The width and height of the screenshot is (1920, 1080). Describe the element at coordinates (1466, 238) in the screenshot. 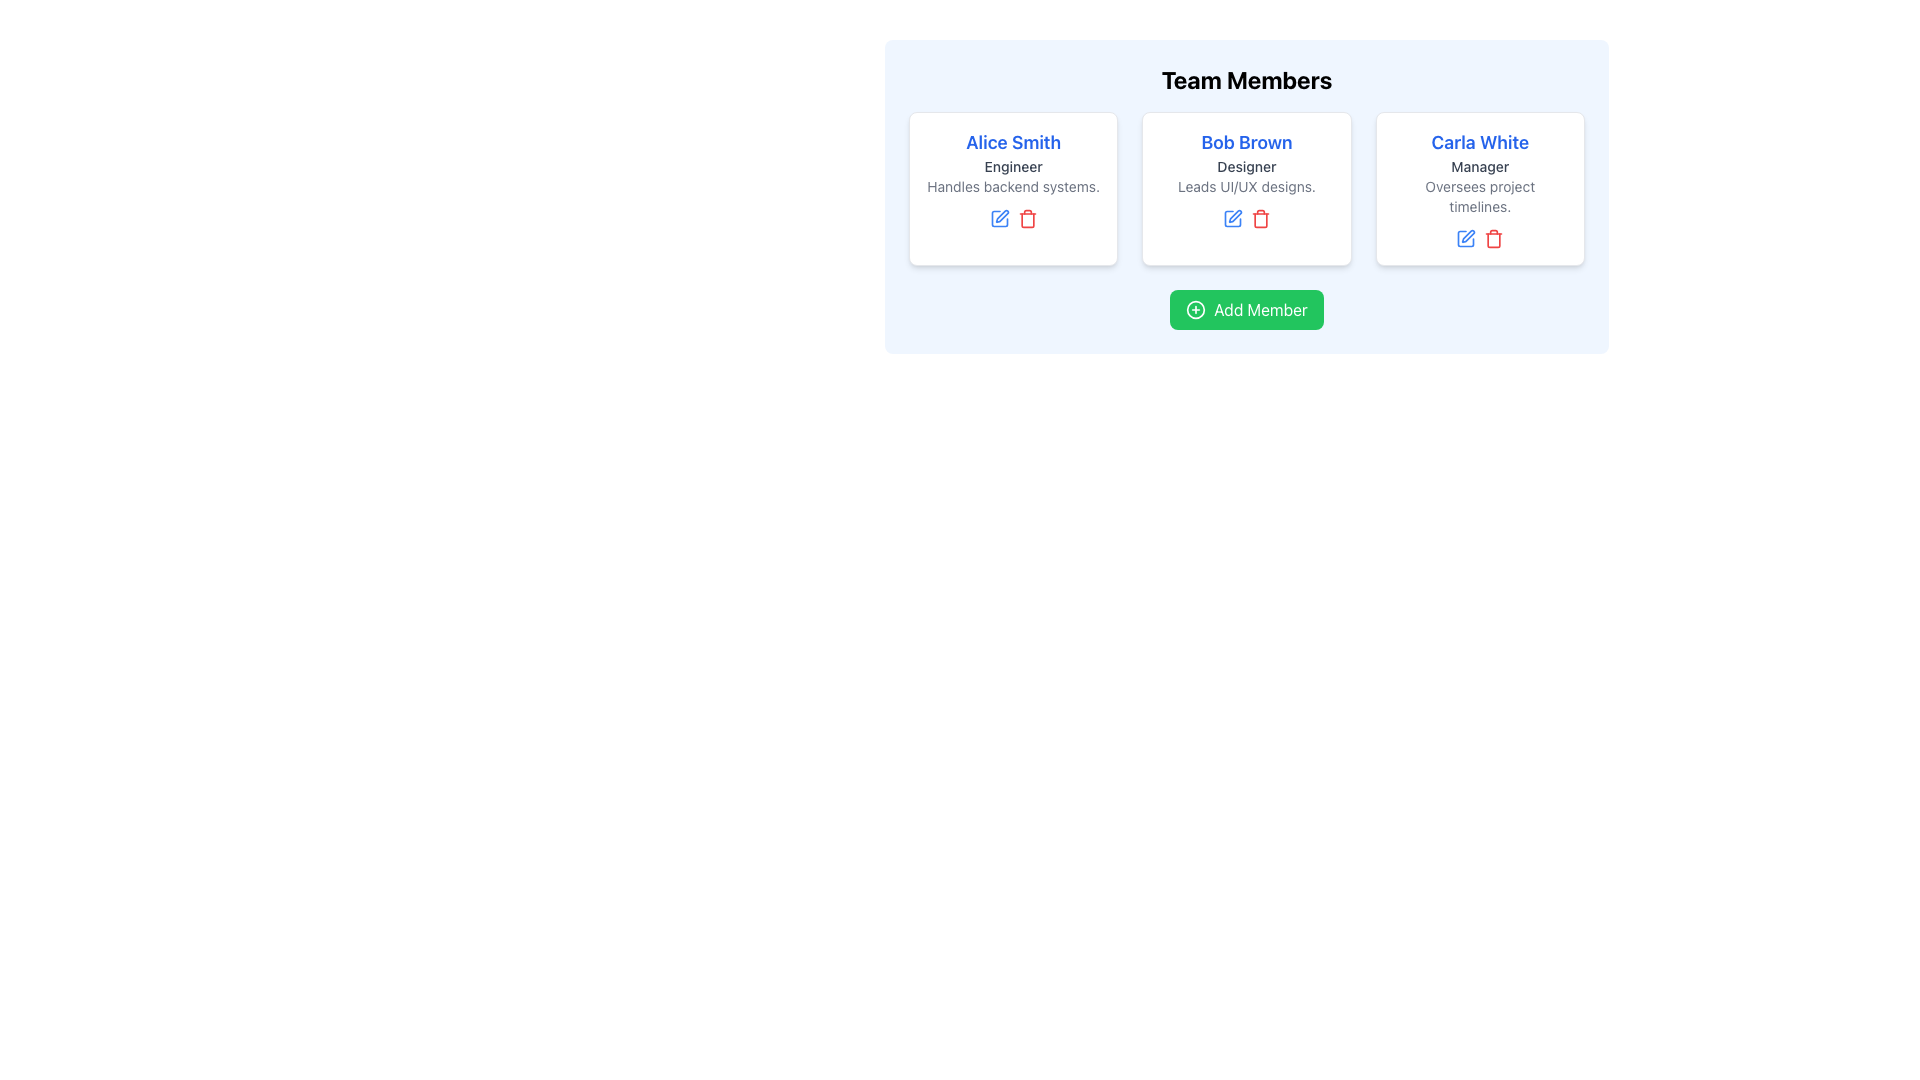

I see `the outlined icon resembling a square with rounded corners that is part of the edit tool icon for the member named 'Carla White'` at that location.